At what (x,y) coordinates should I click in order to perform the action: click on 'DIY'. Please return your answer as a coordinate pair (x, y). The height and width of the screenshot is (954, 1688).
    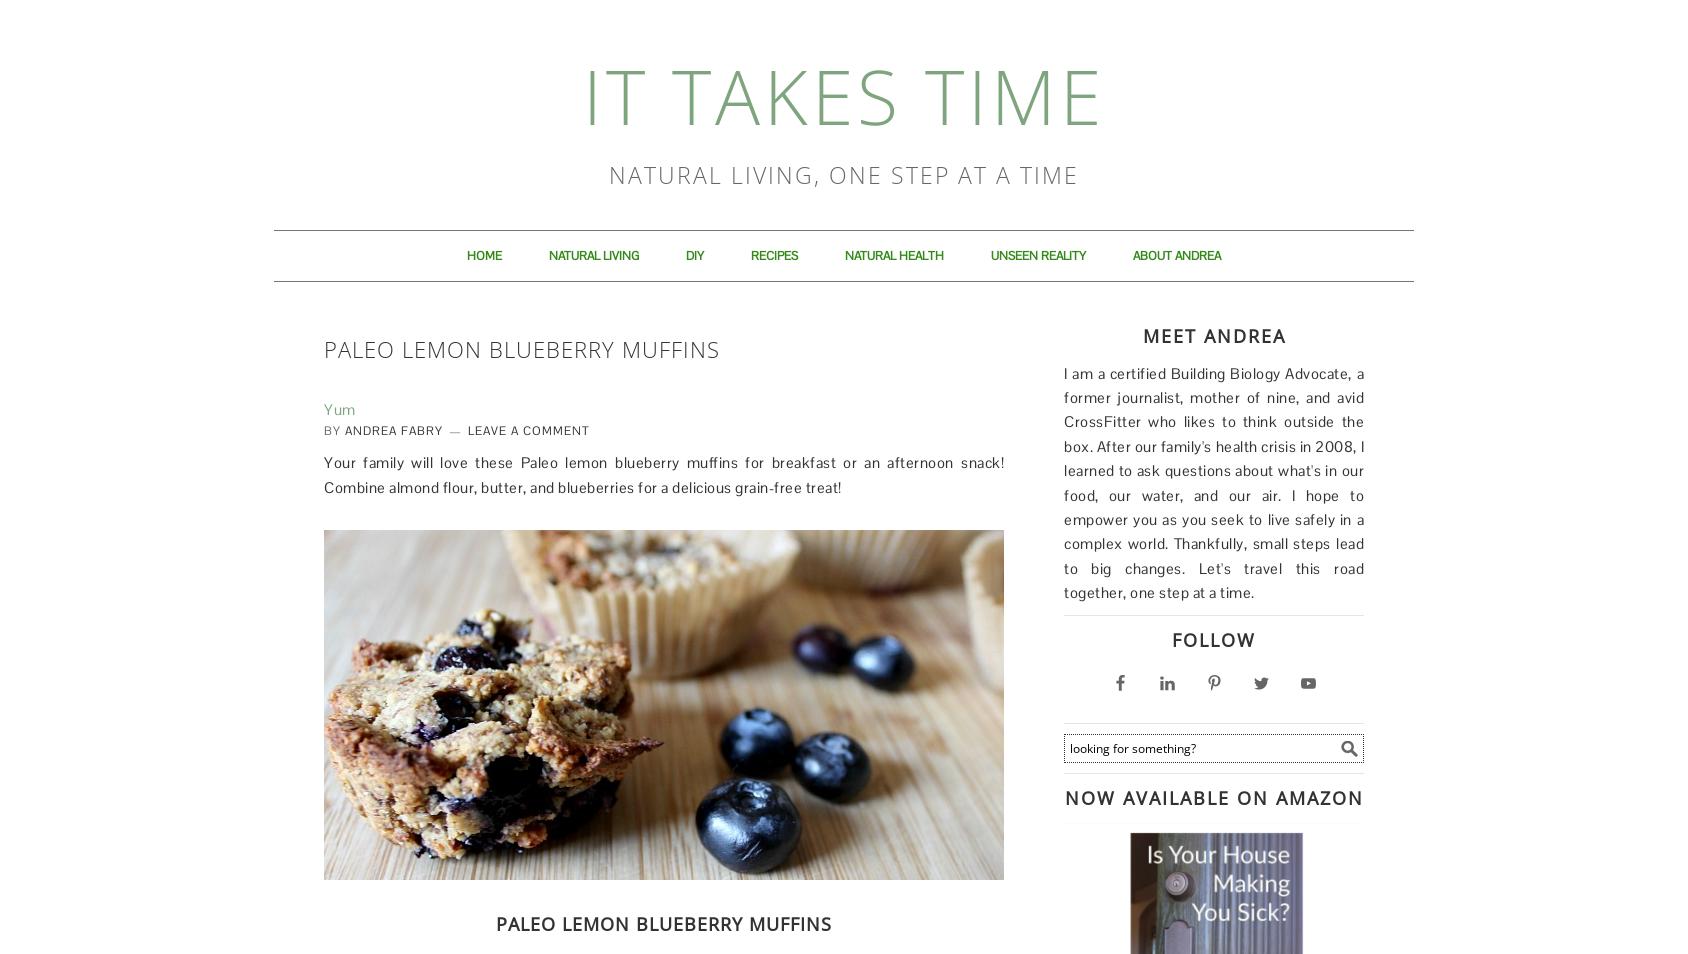
    Looking at the image, I should click on (693, 255).